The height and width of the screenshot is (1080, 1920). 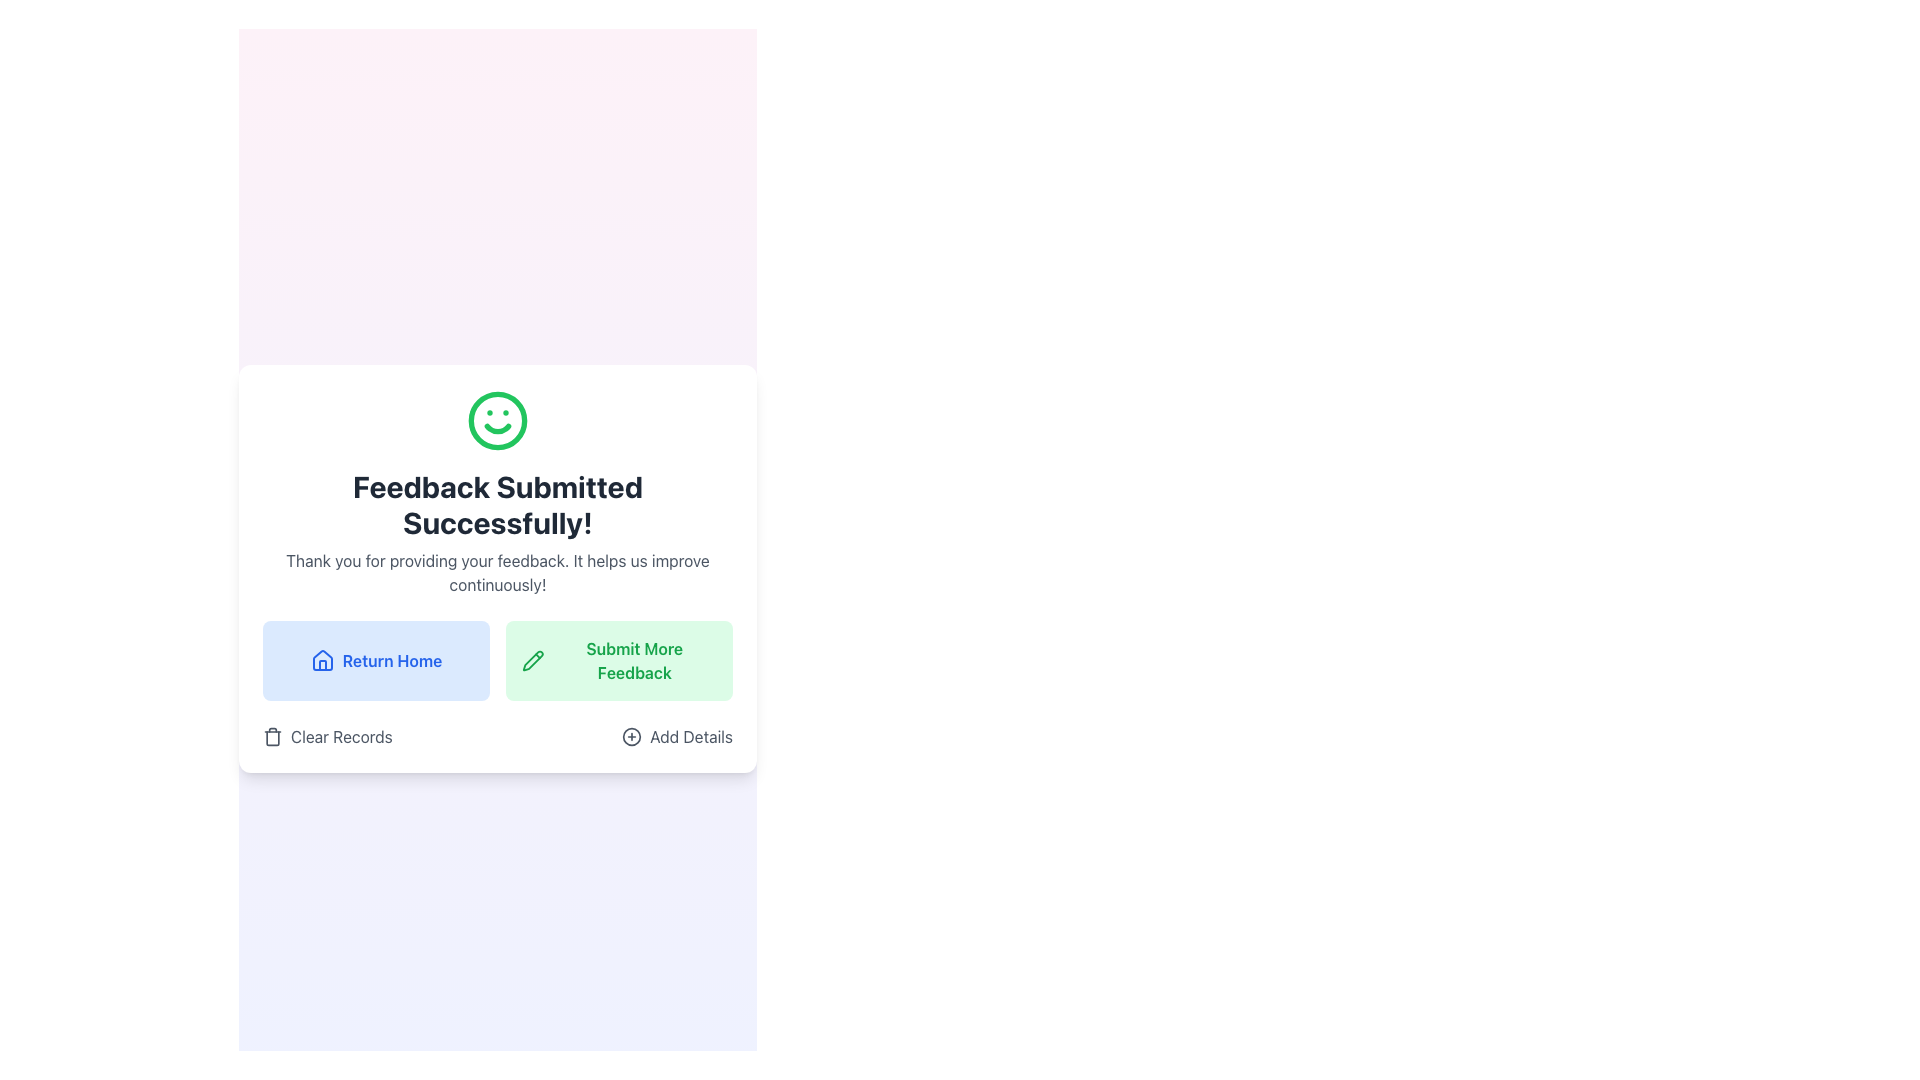 I want to click on the 'Clear Records' text label, so click(x=341, y=736).